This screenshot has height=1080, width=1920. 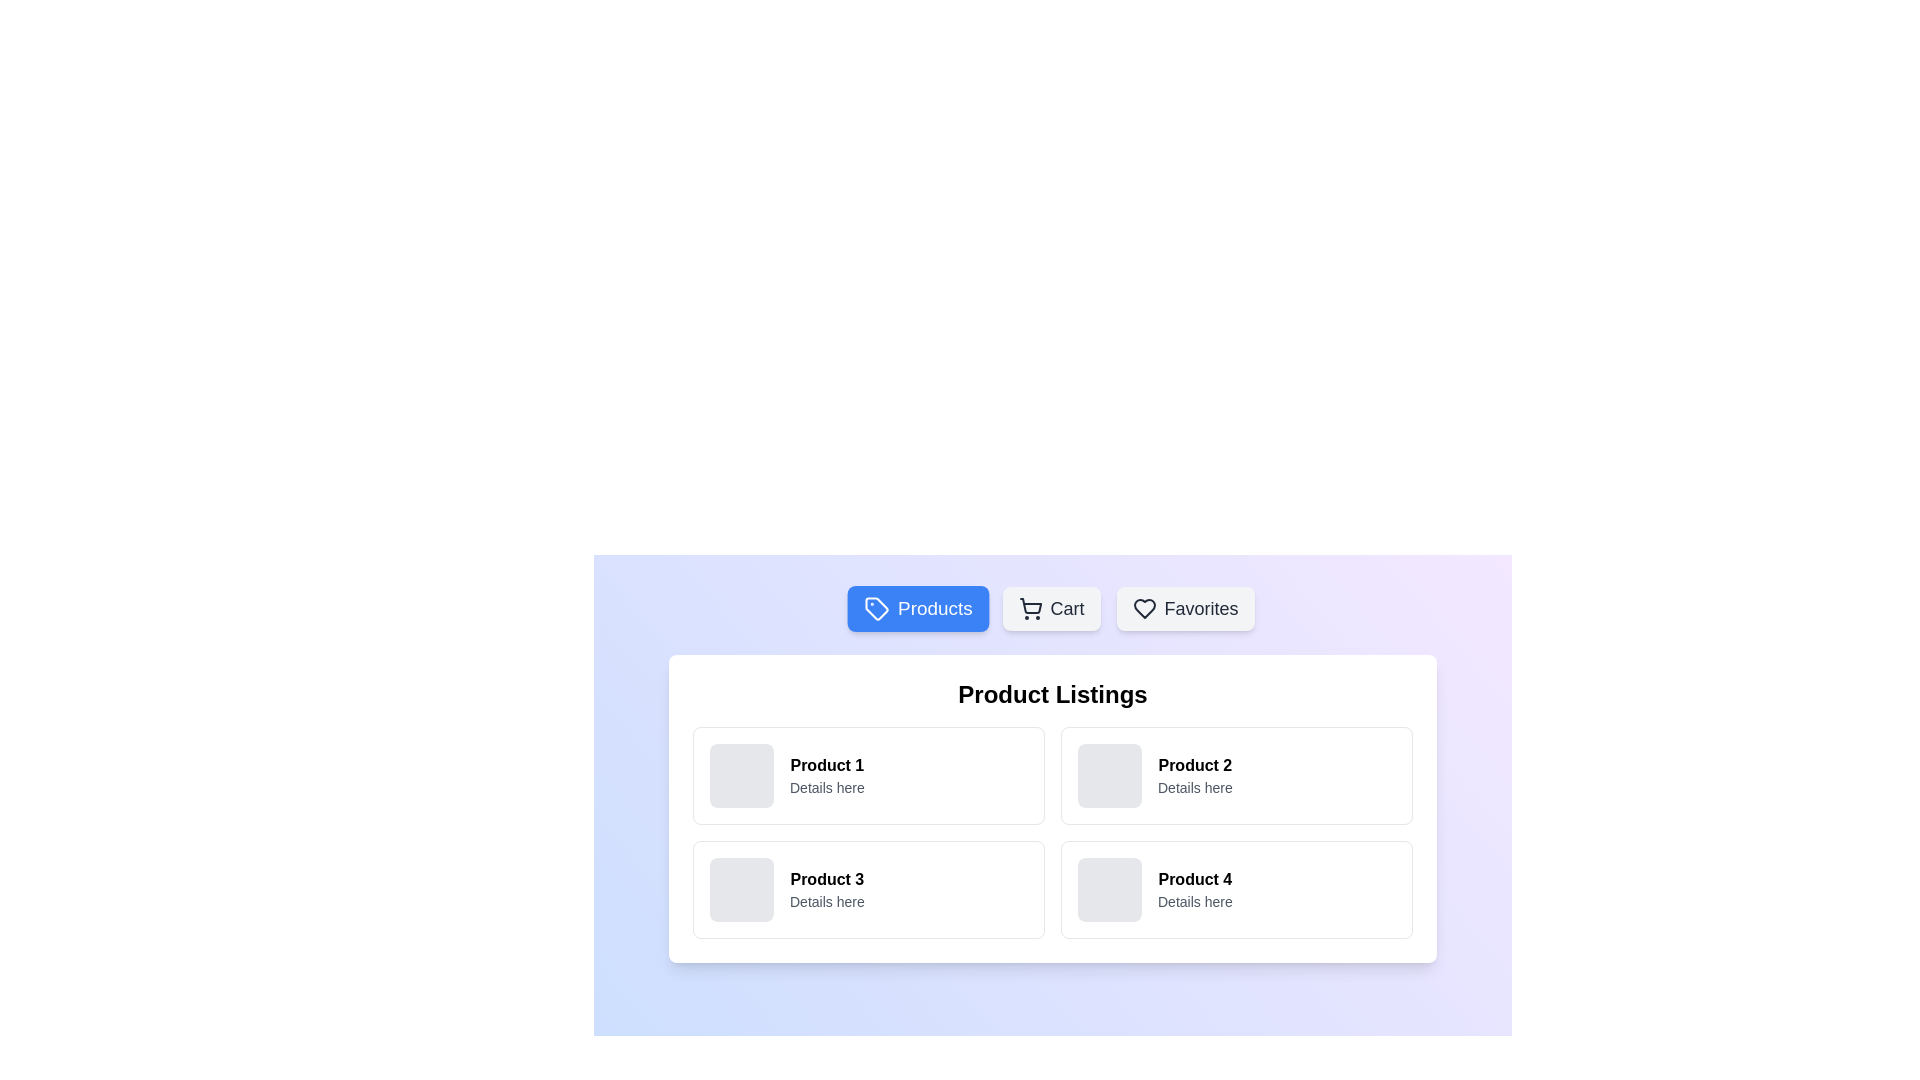 What do you see at coordinates (827, 786) in the screenshot?
I see `the descriptive text label located directly below the 'Product 1' label in the upper-left cell of the product grid layout, which provides additional information about the product` at bounding box center [827, 786].